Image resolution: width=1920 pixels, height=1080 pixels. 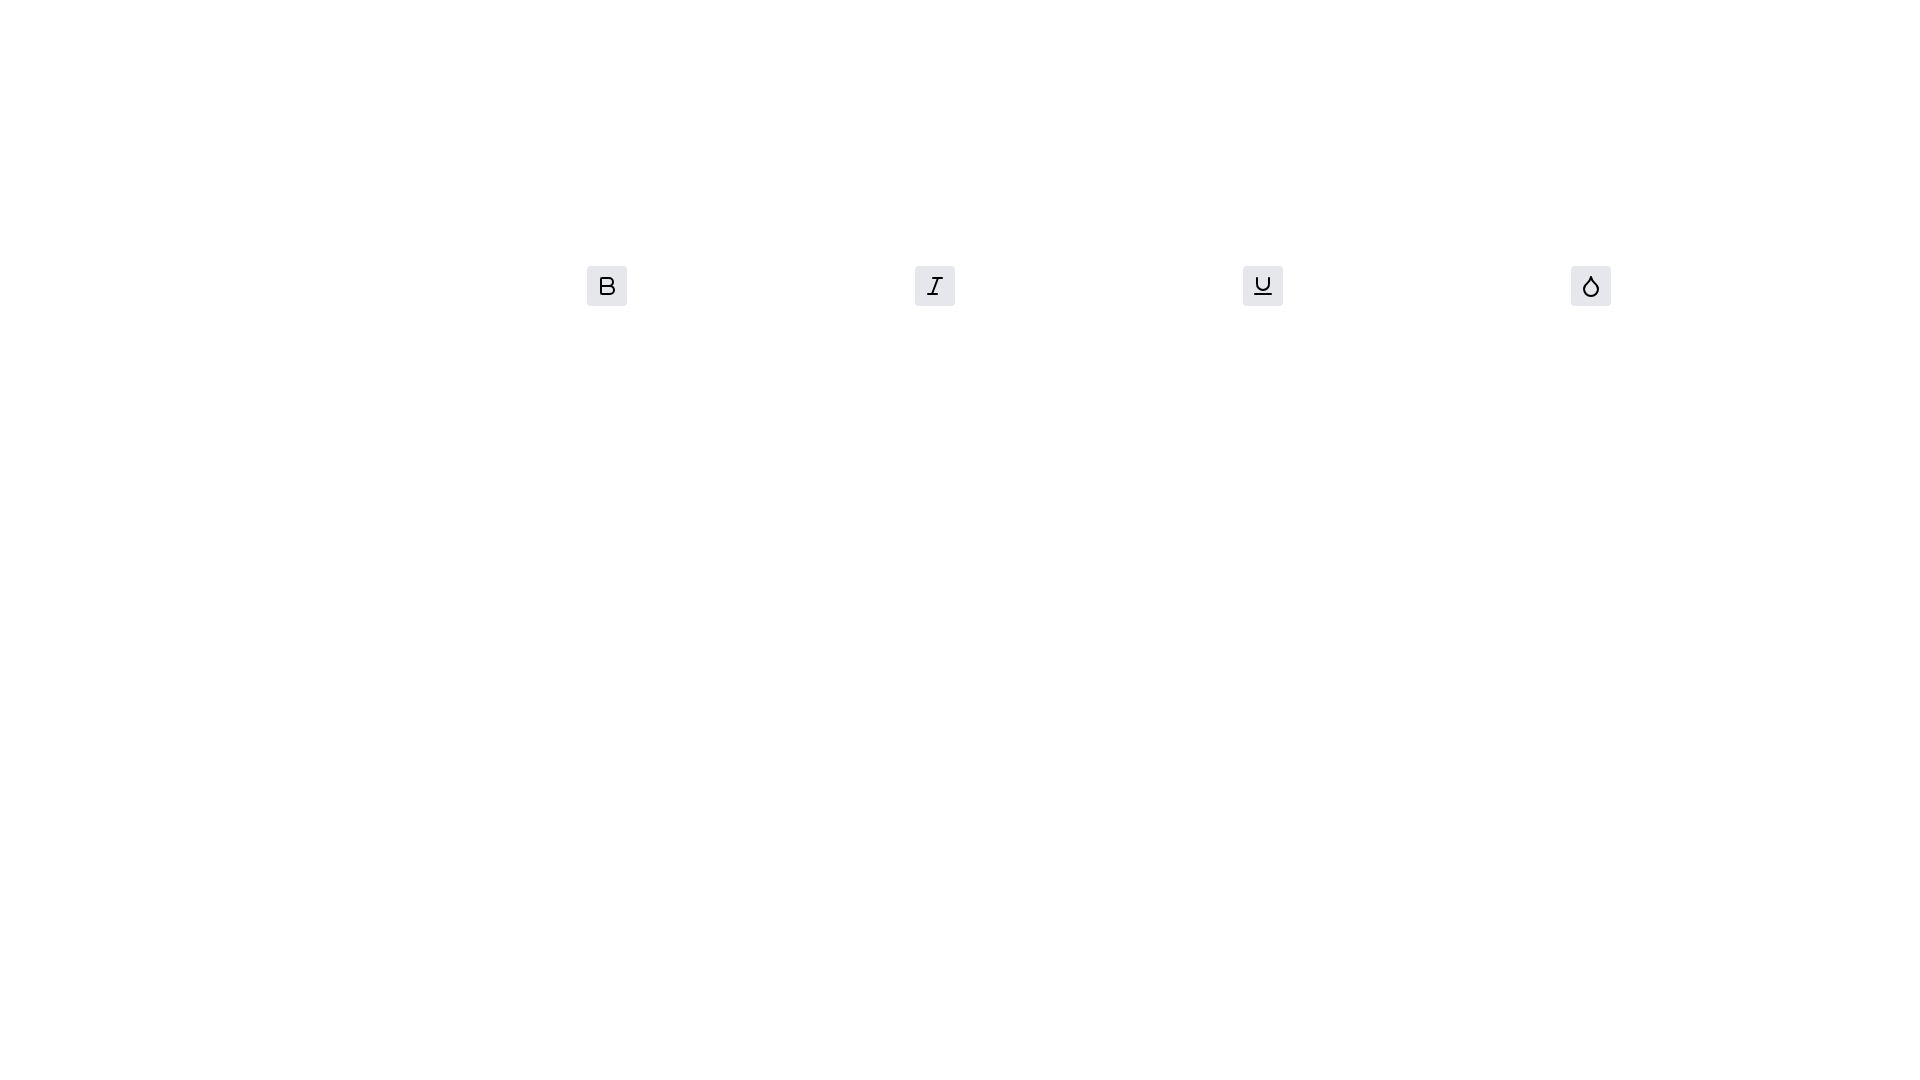 What do you see at coordinates (1589, 285) in the screenshot?
I see `the fourth button in the top center group, which has a rounded shape, light gray background, and a droplet icon` at bounding box center [1589, 285].